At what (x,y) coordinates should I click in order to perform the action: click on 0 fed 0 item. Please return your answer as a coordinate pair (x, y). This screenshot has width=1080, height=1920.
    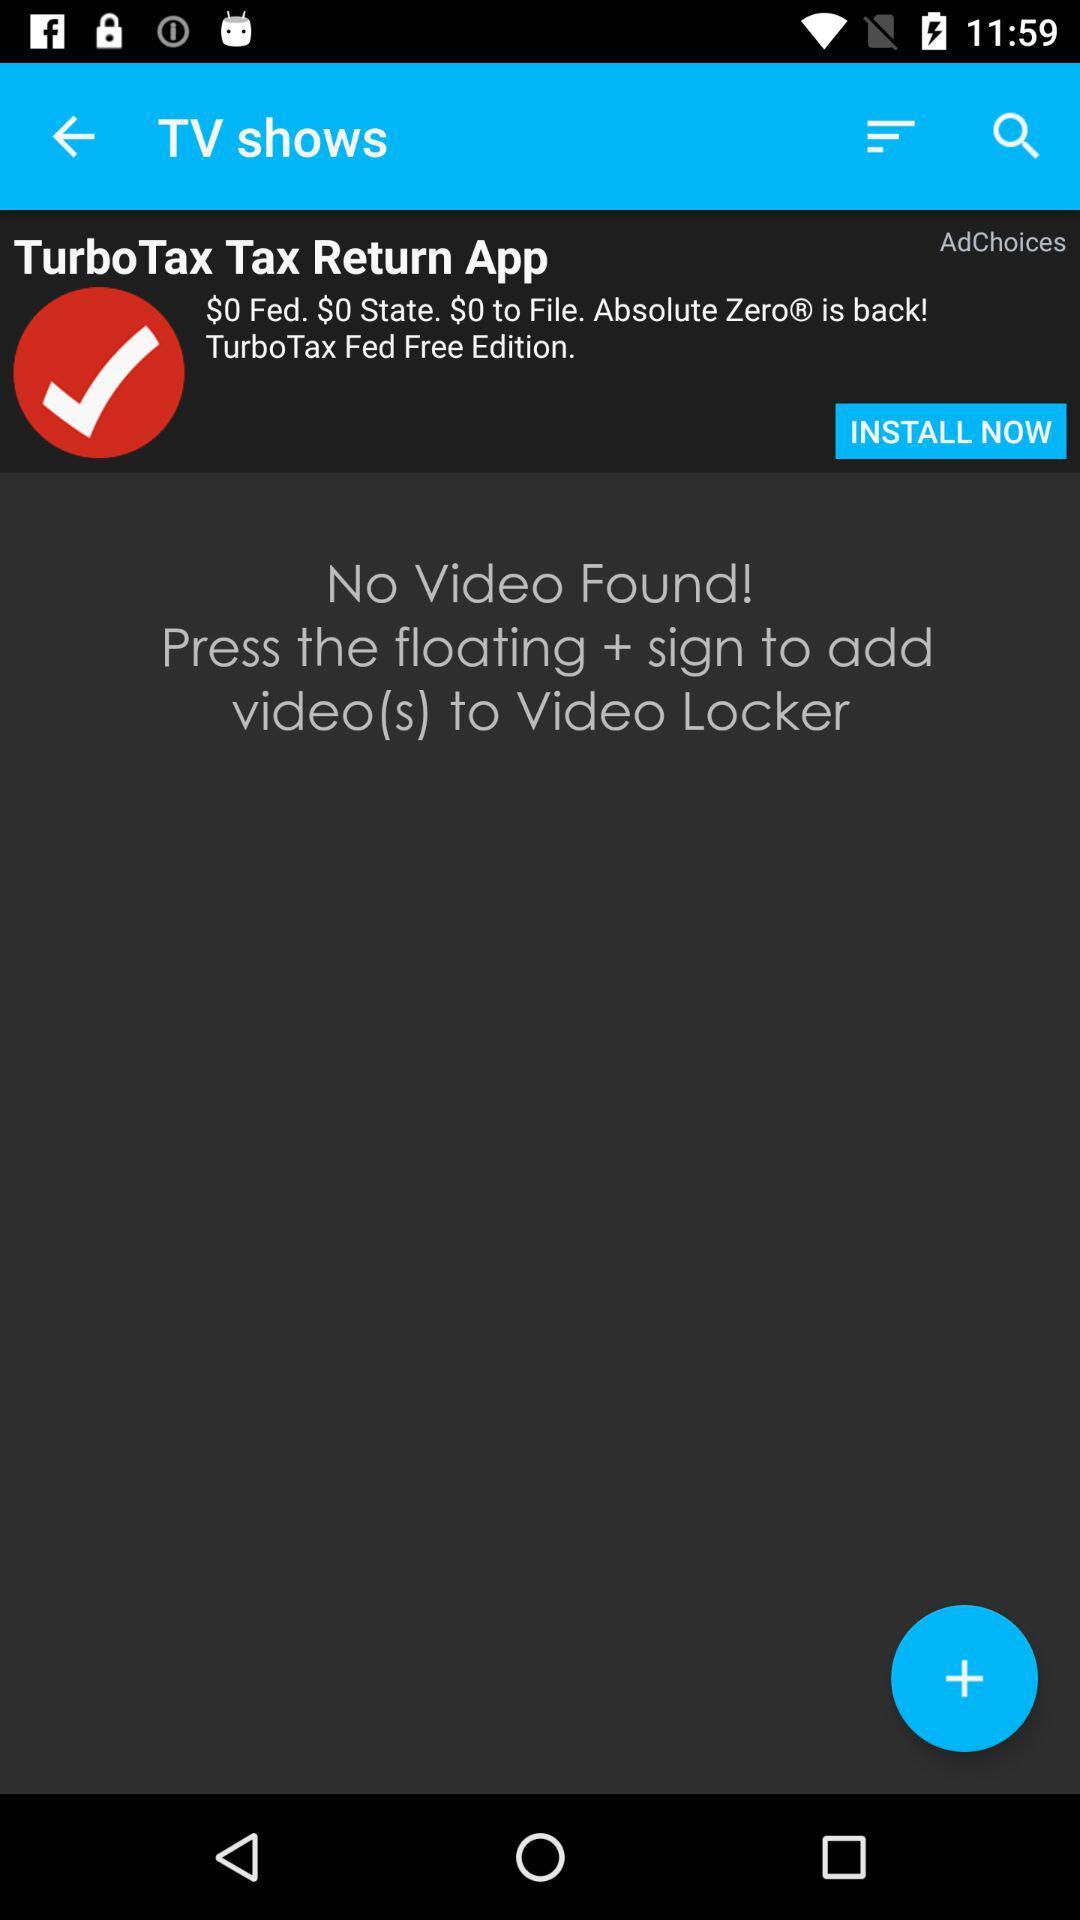
    Looking at the image, I should click on (636, 345).